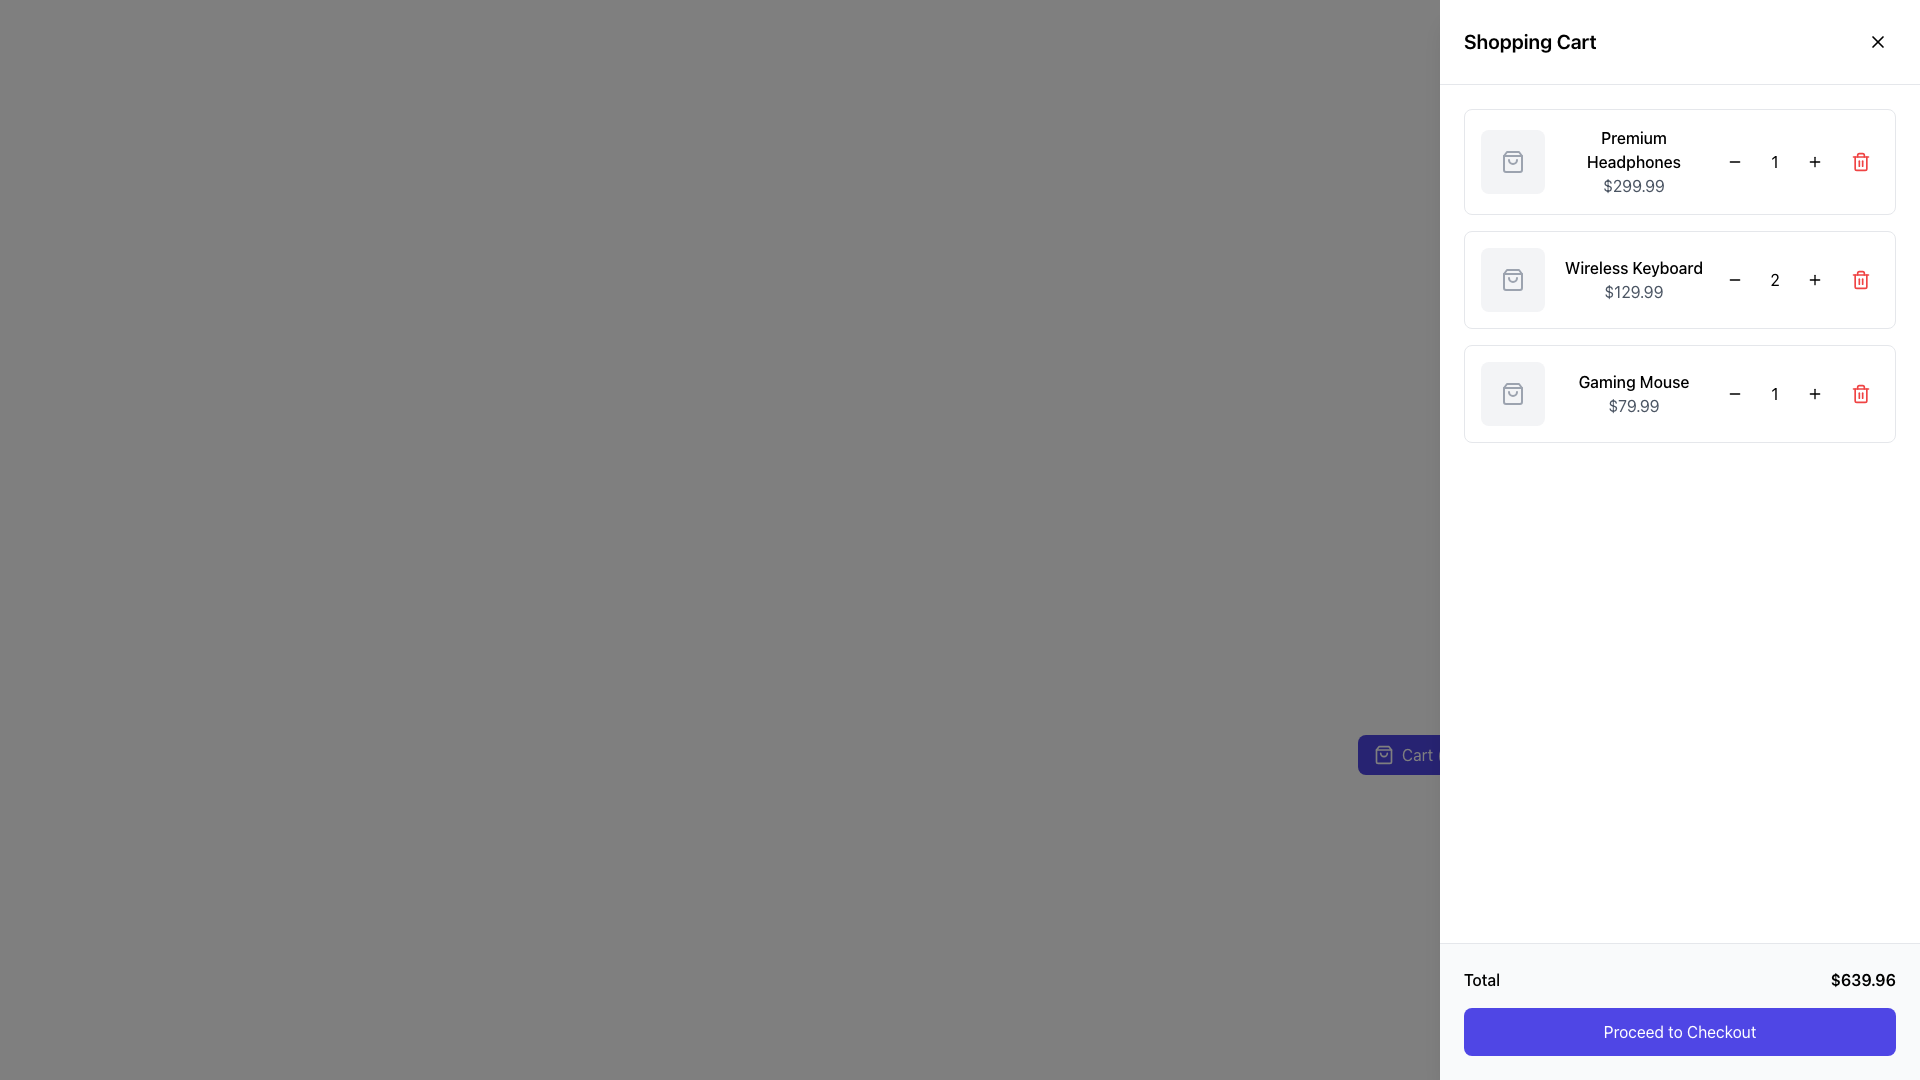 The height and width of the screenshot is (1080, 1920). What do you see at coordinates (1860, 280) in the screenshot?
I see `the trash icon button located on the far right of the row displaying the 'Wireless Keyboard' item in the shopping cart` at bounding box center [1860, 280].